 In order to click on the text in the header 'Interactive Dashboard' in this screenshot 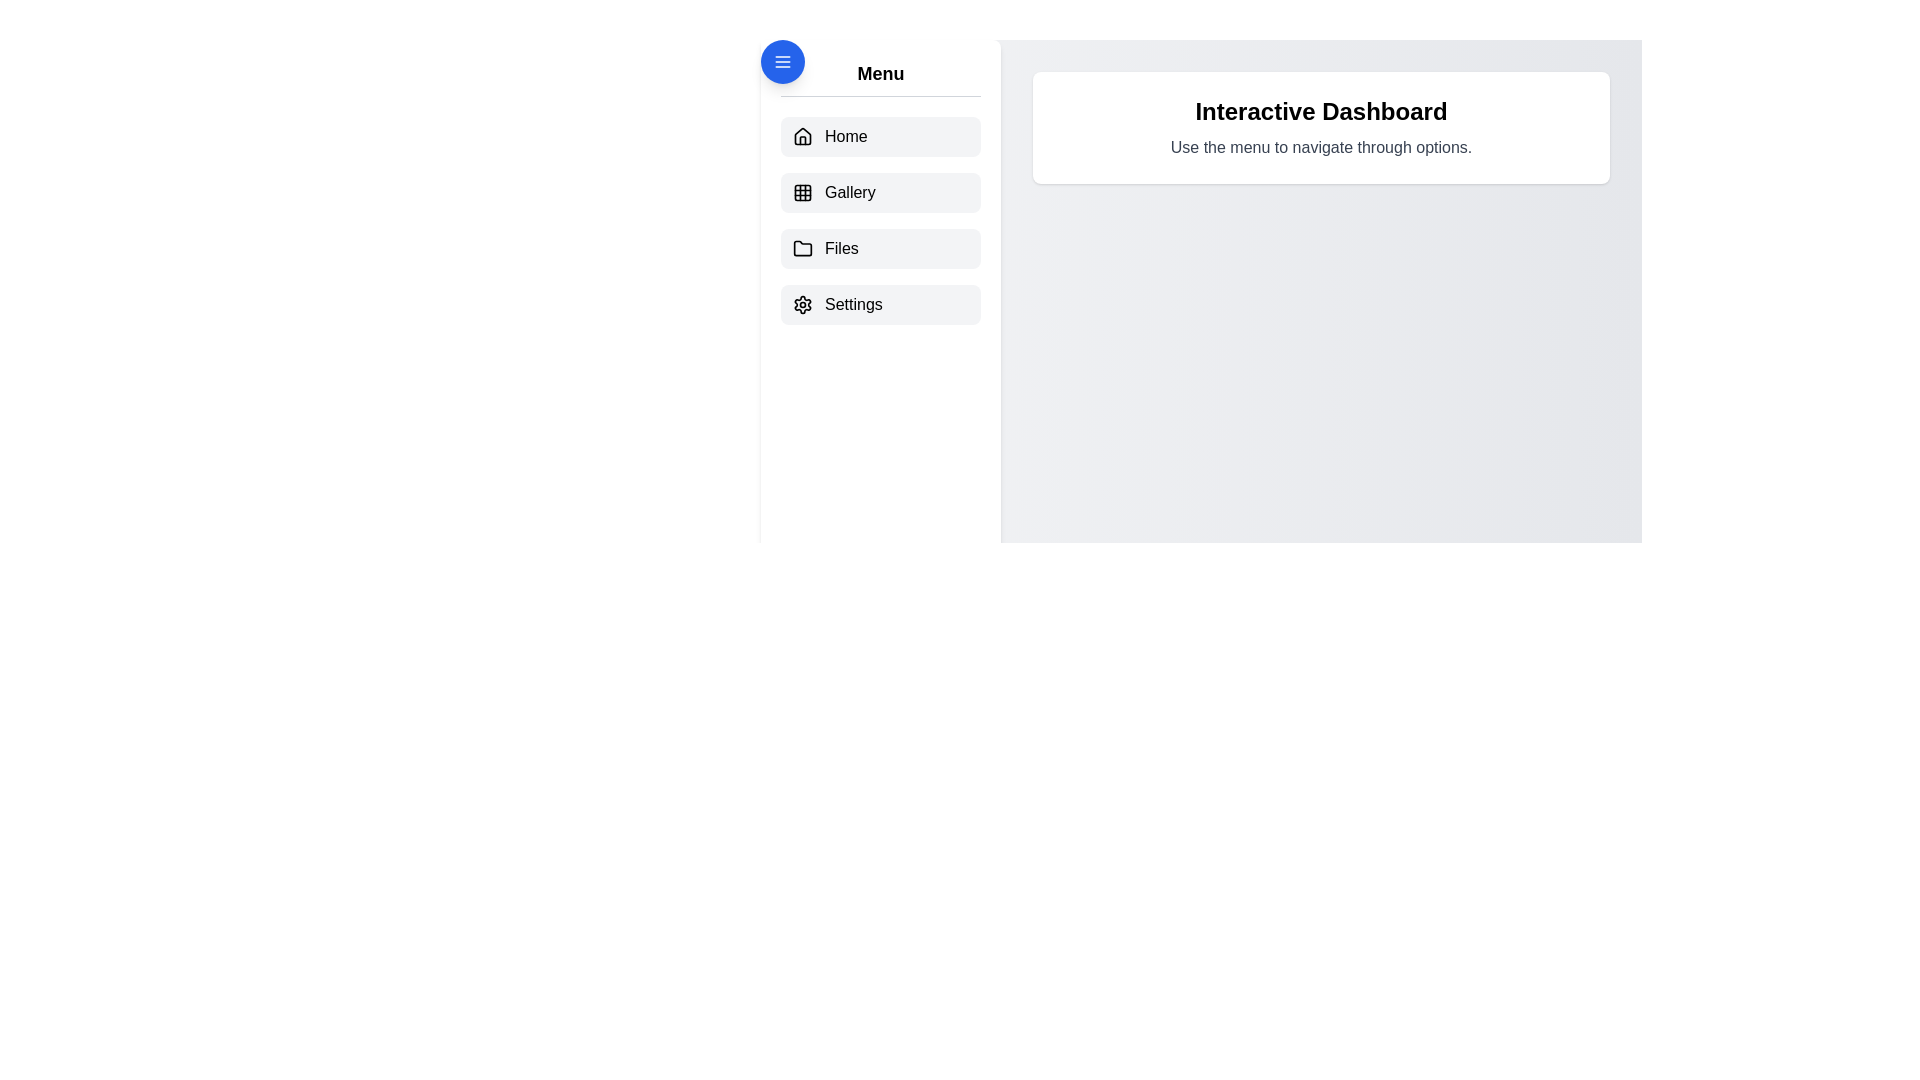, I will do `click(1321, 111)`.